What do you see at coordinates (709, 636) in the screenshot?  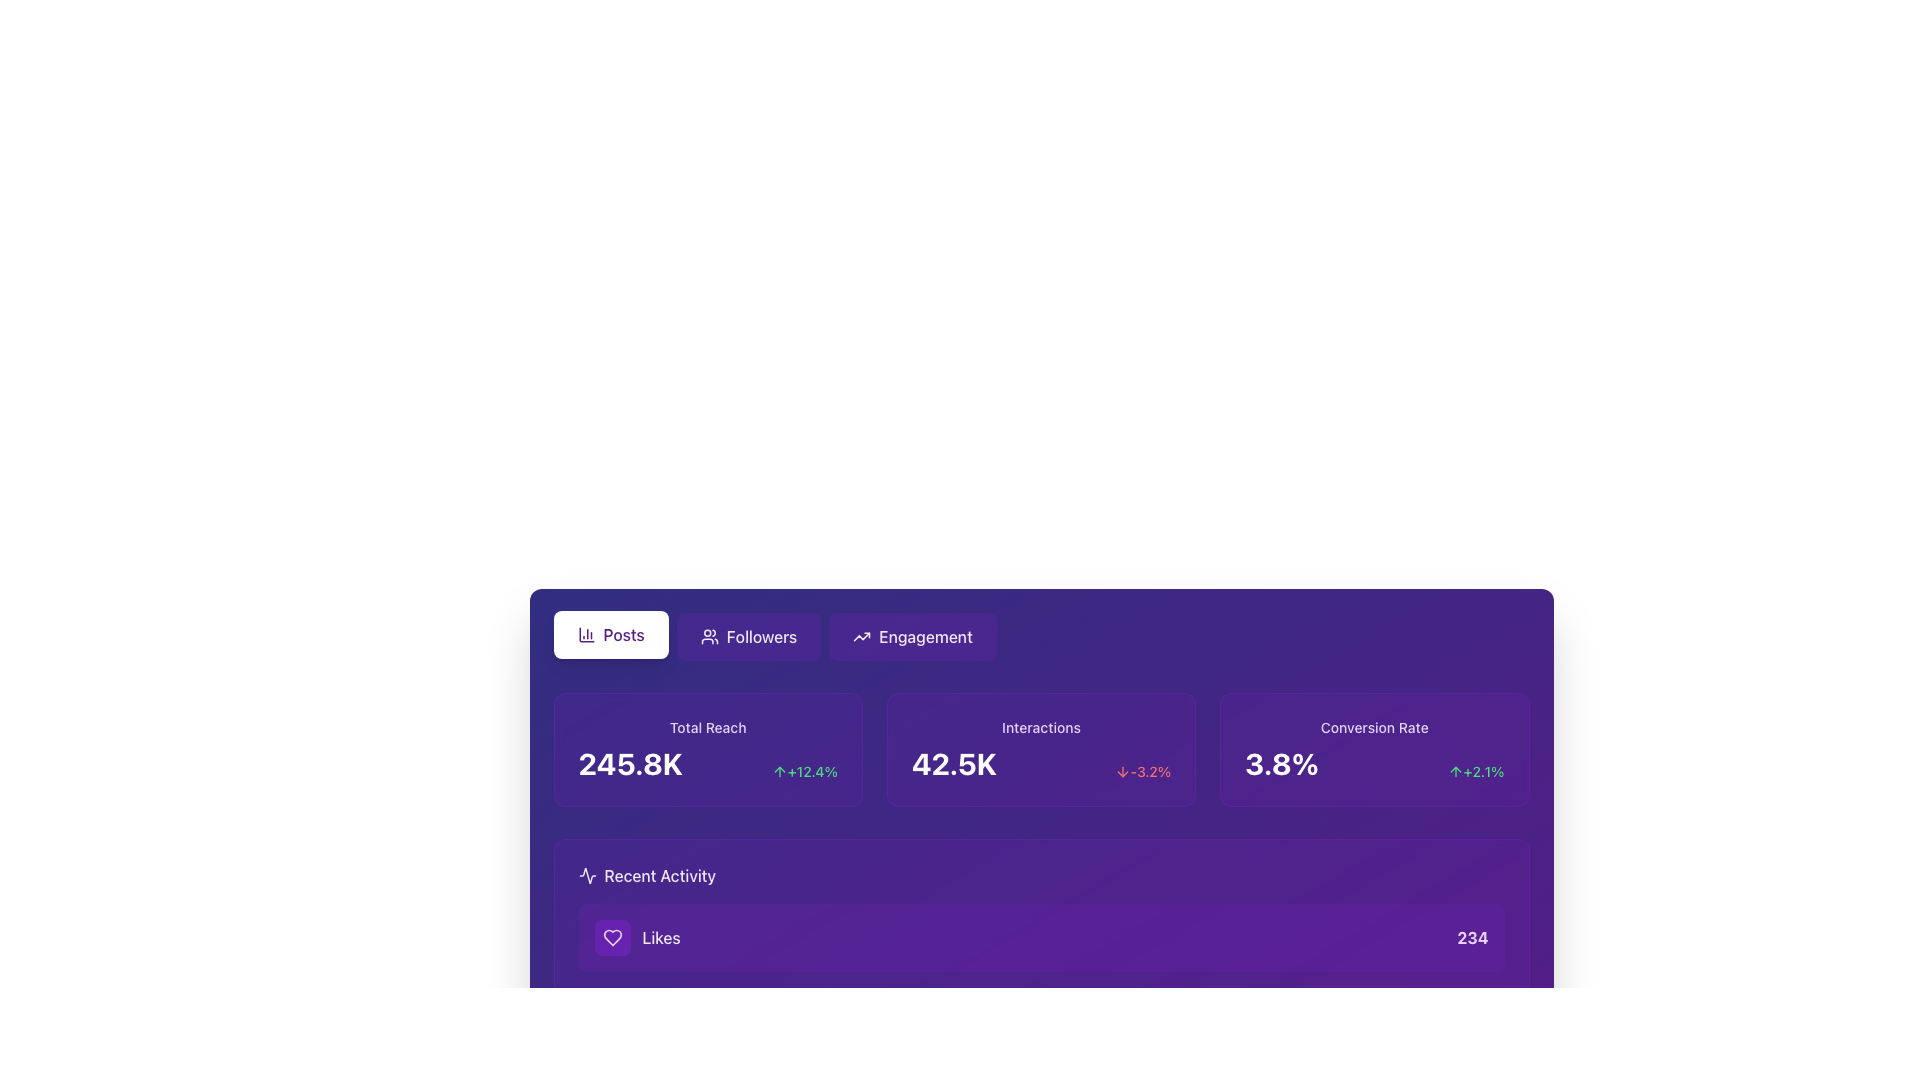 I see `the 'Followers' button, which contains a small icon of a group of users` at bounding box center [709, 636].